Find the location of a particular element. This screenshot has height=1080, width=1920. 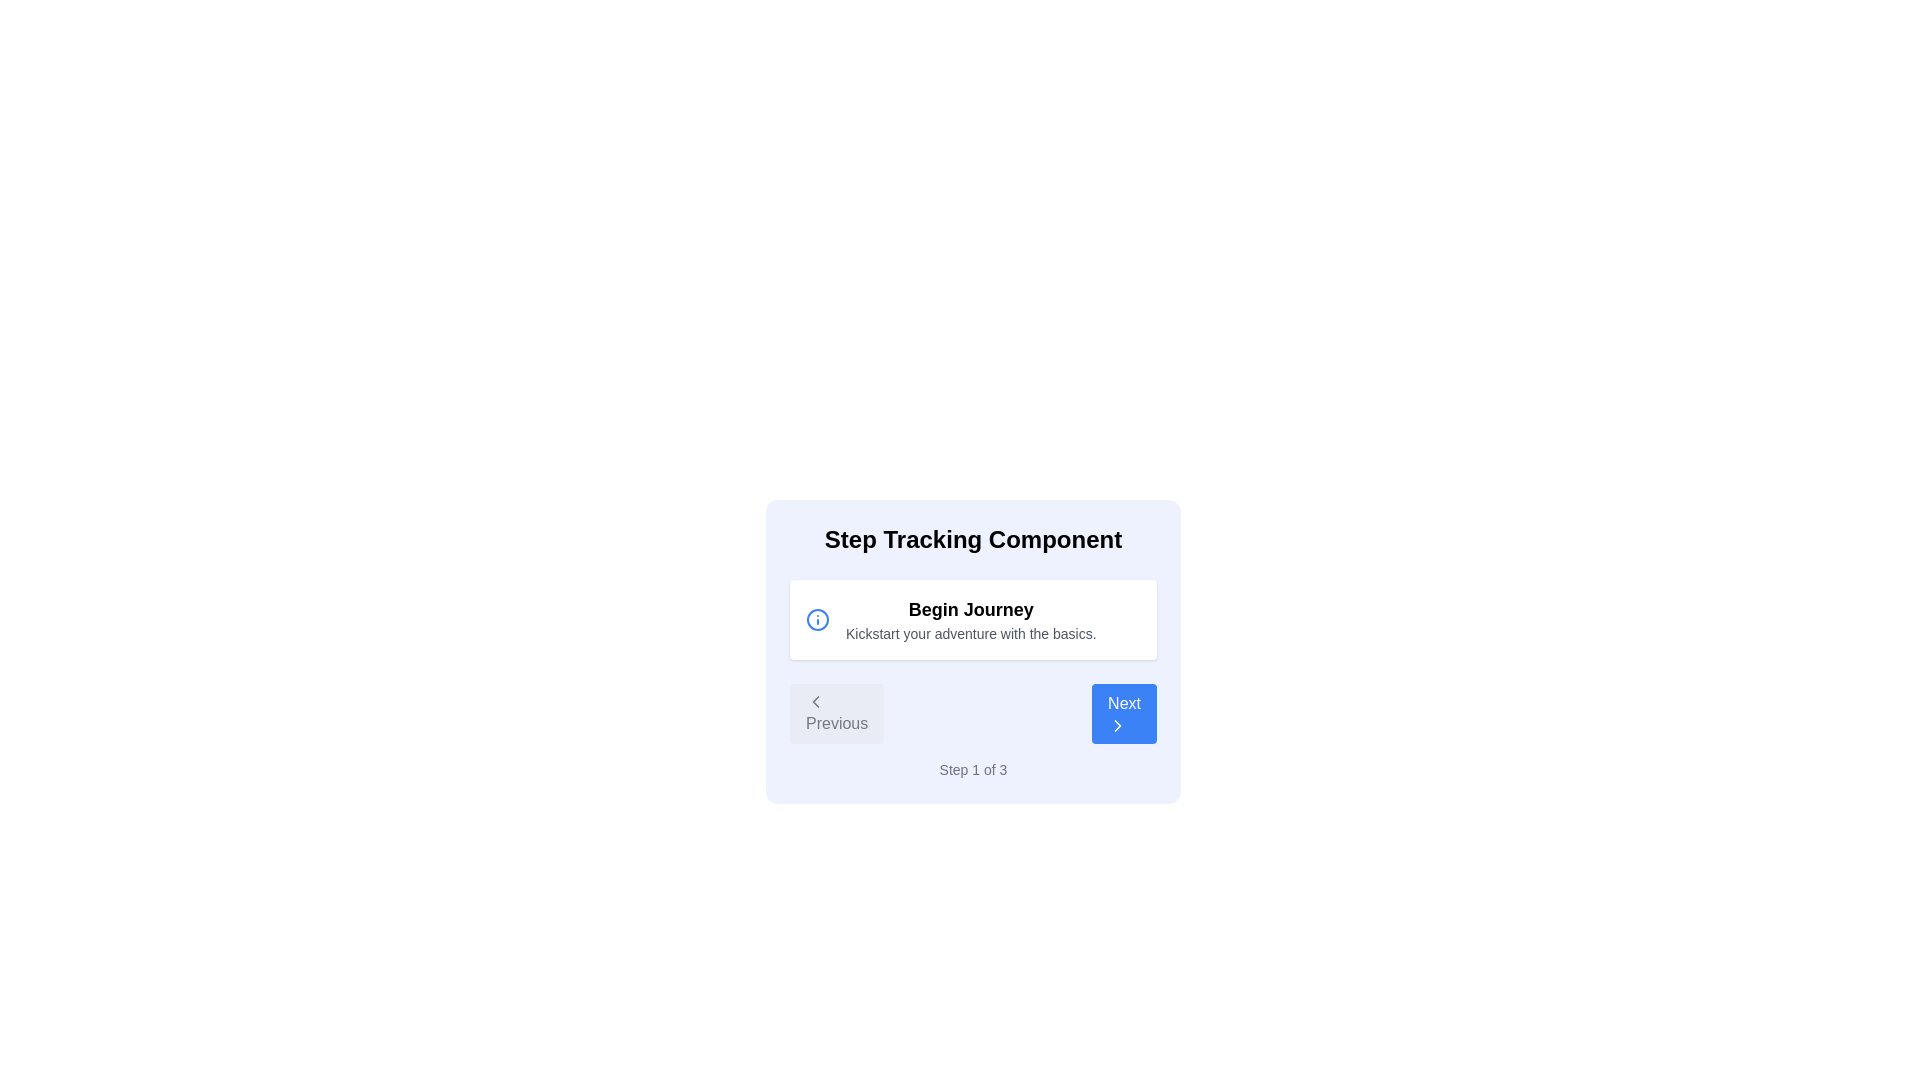

the 'Next' button, which has a bright blue background and white text with a right-pointing chevron icon is located at coordinates (1123, 712).